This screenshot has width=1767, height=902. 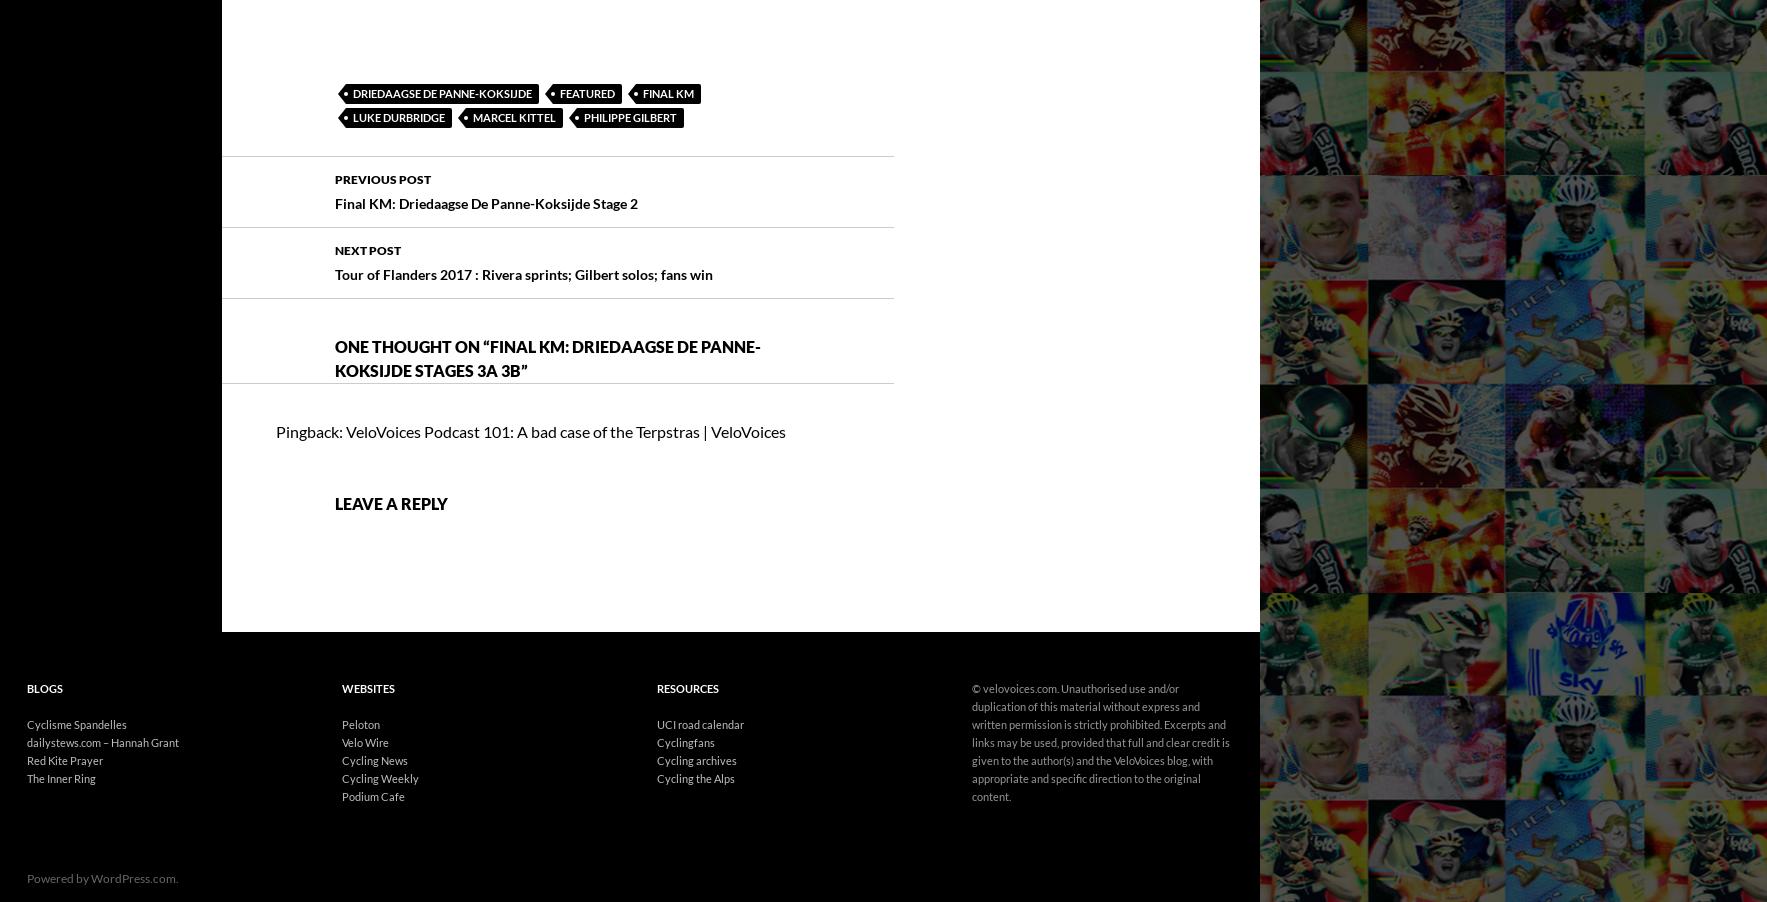 What do you see at coordinates (547, 301) in the screenshot?
I see `'Final KM: Driedaagse De Panne-Koksijde Stages 3a 3b'` at bounding box center [547, 301].